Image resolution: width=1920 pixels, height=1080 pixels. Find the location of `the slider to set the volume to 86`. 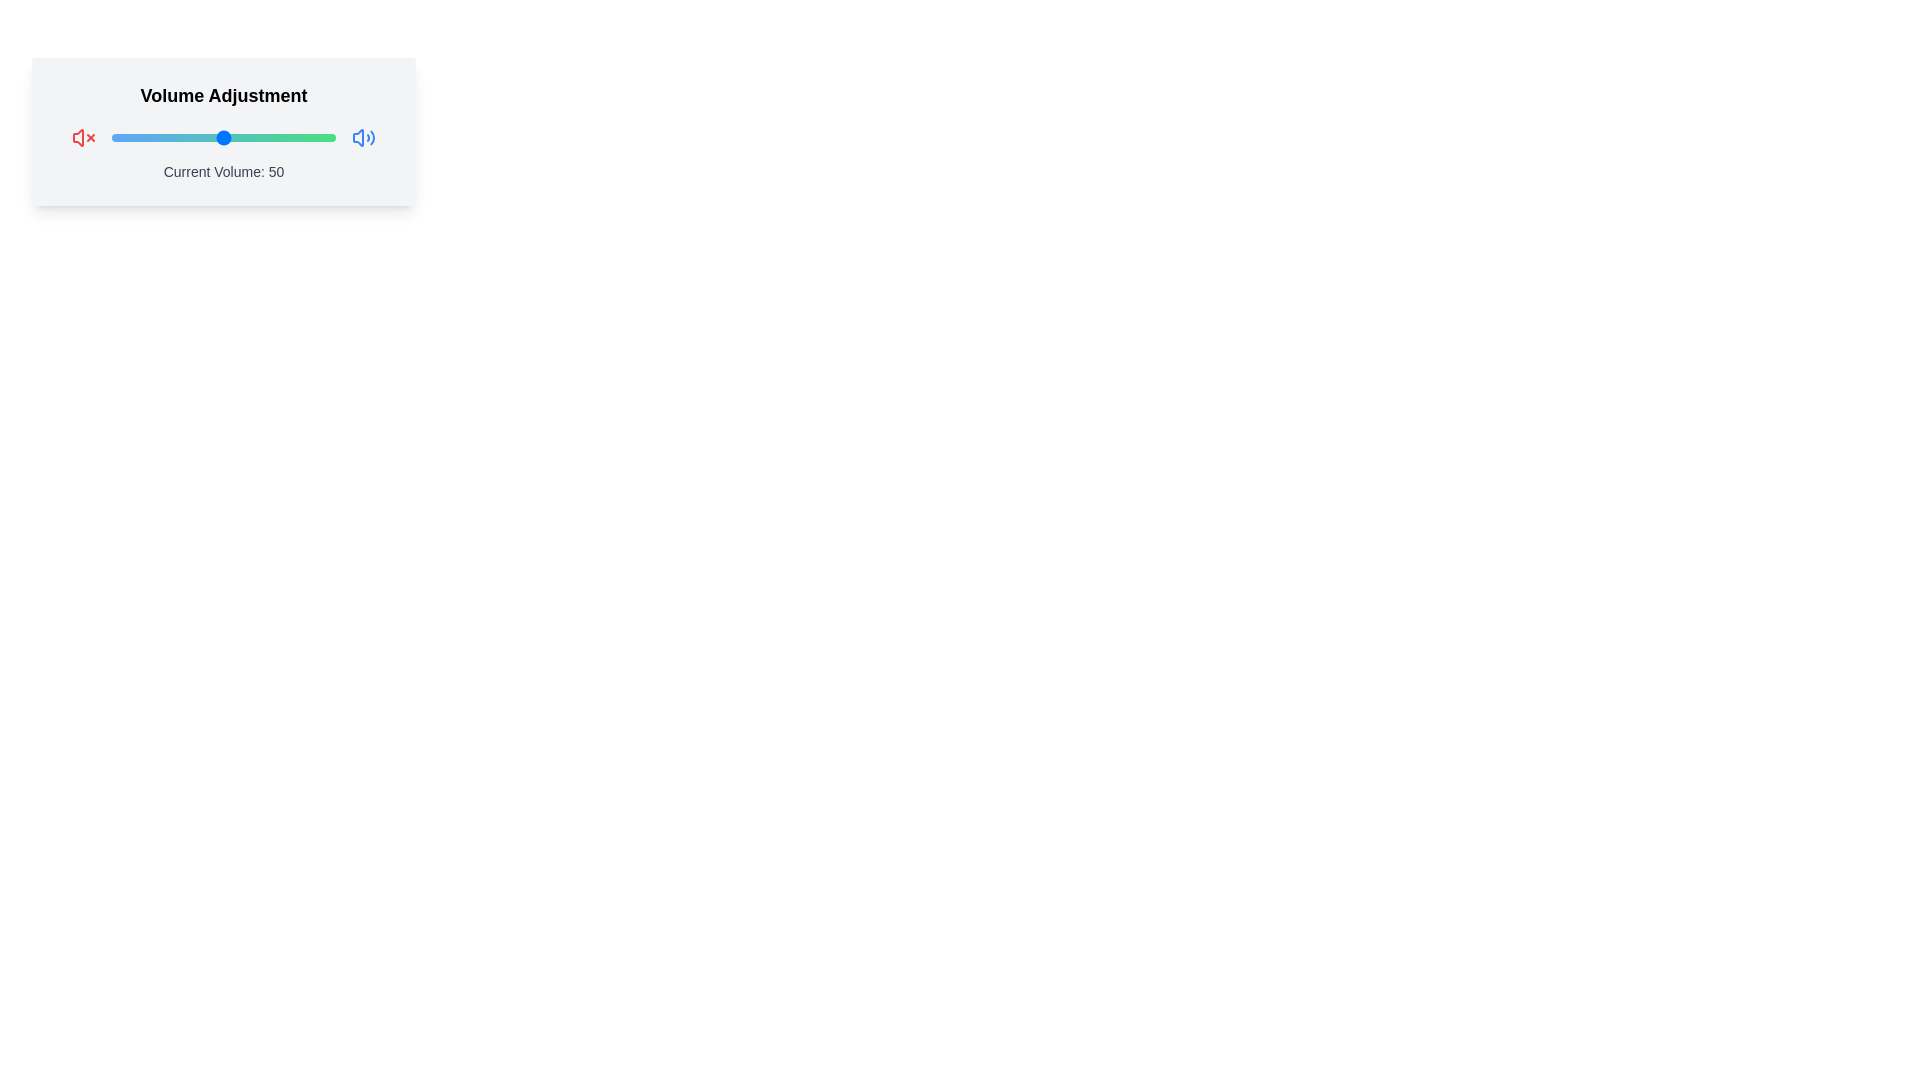

the slider to set the volume to 86 is located at coordinates (303, 137).